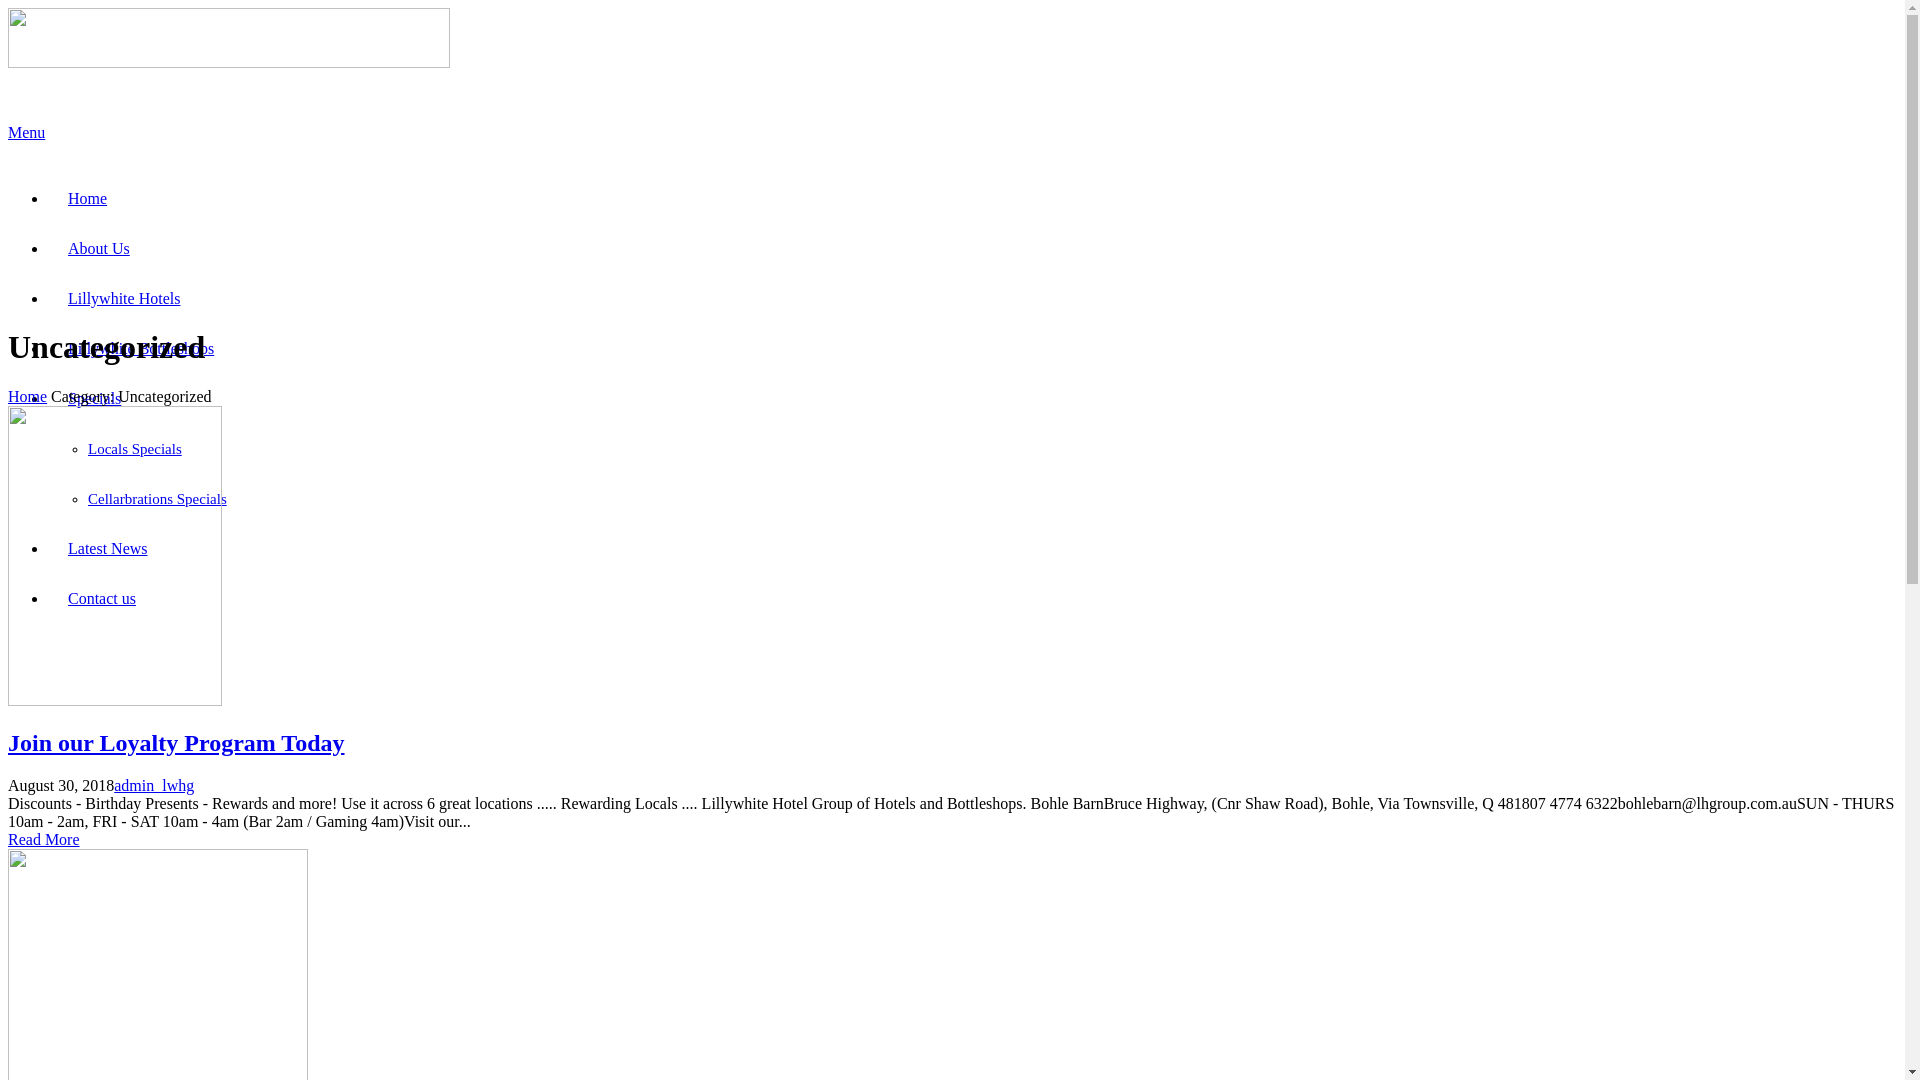  I want to click on 'Locals Specials', so click(133, 447).